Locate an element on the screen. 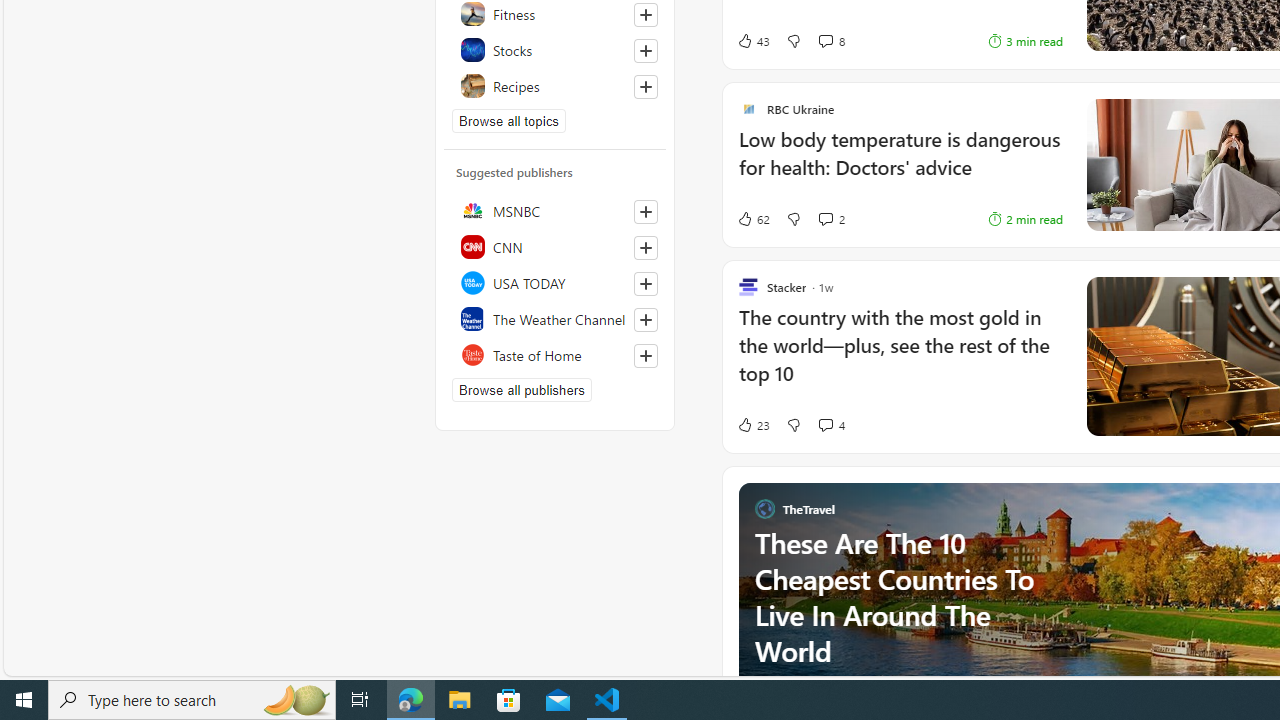 This screenshot has height=720, width=1280. 'View comments 8 Comment' is located at coordinates (825, 41).